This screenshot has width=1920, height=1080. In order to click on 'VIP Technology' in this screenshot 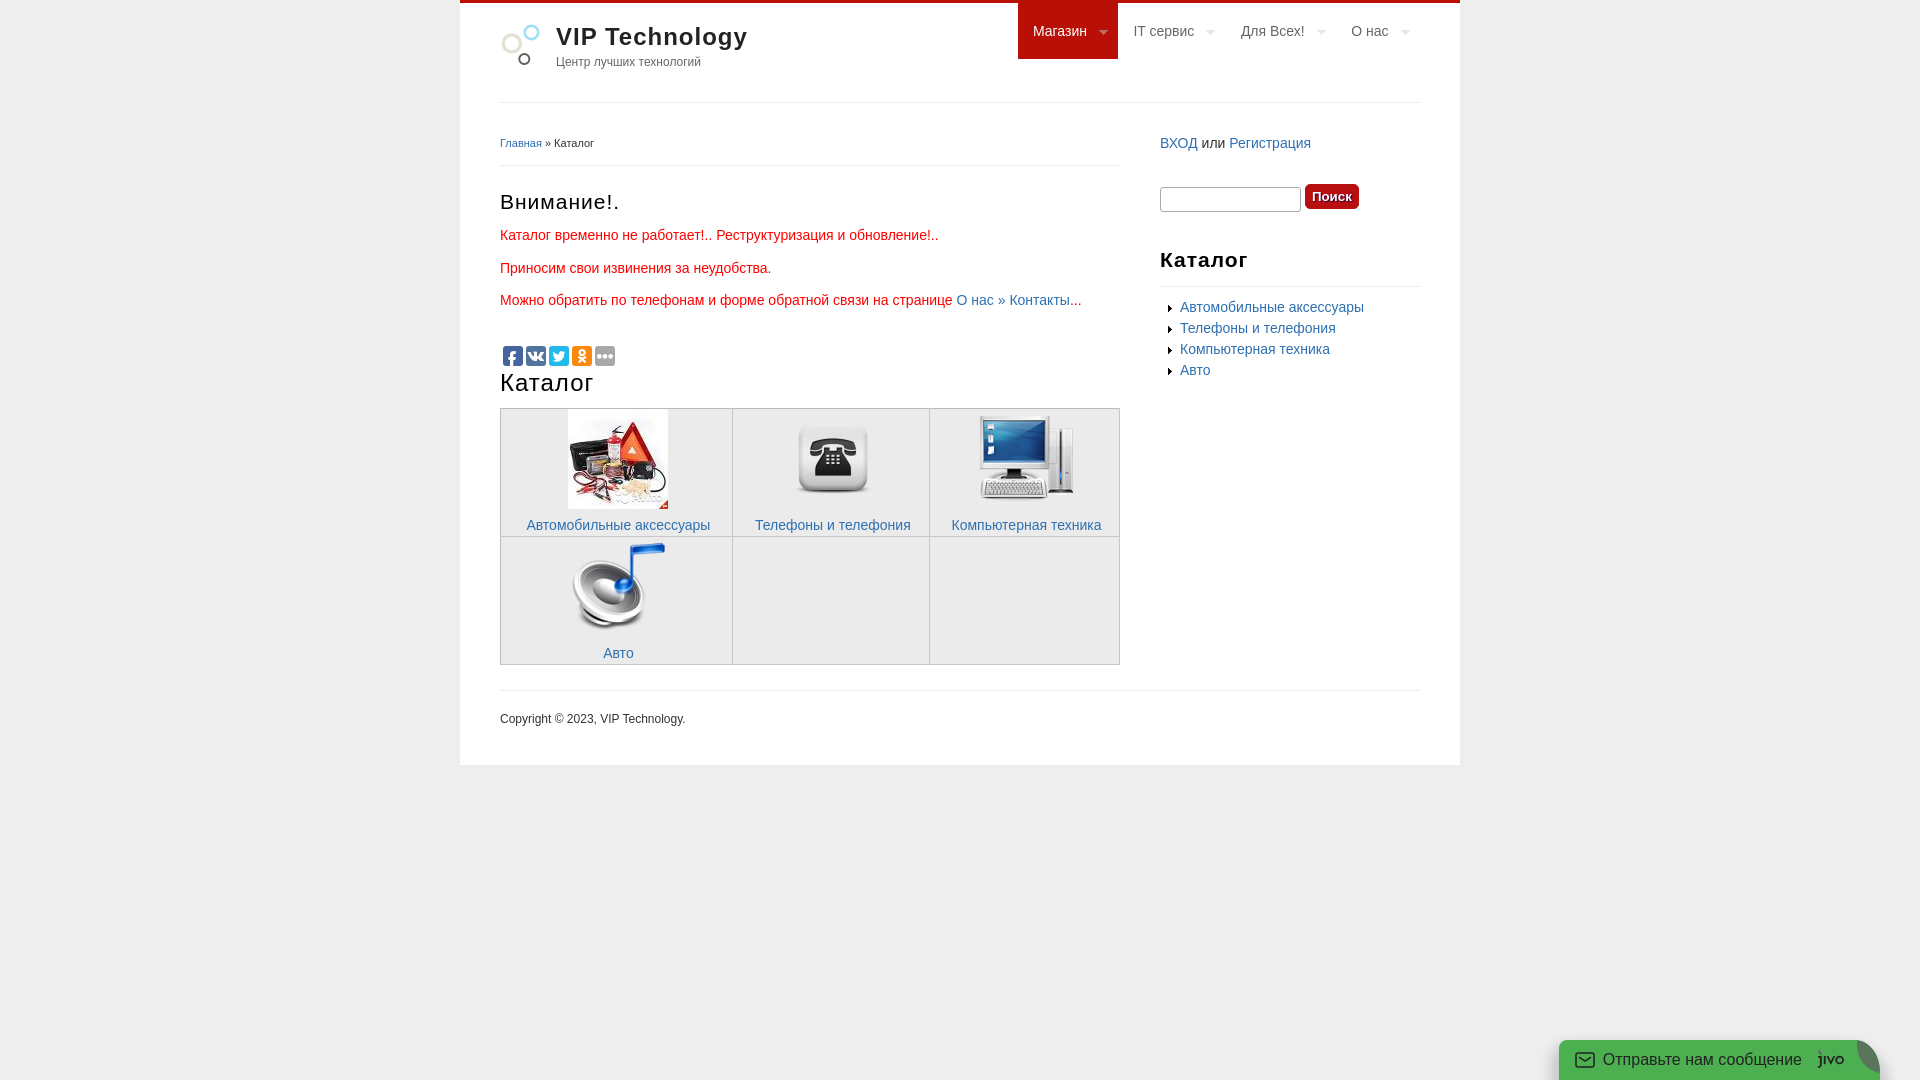, I will do `click(556, 36)`.